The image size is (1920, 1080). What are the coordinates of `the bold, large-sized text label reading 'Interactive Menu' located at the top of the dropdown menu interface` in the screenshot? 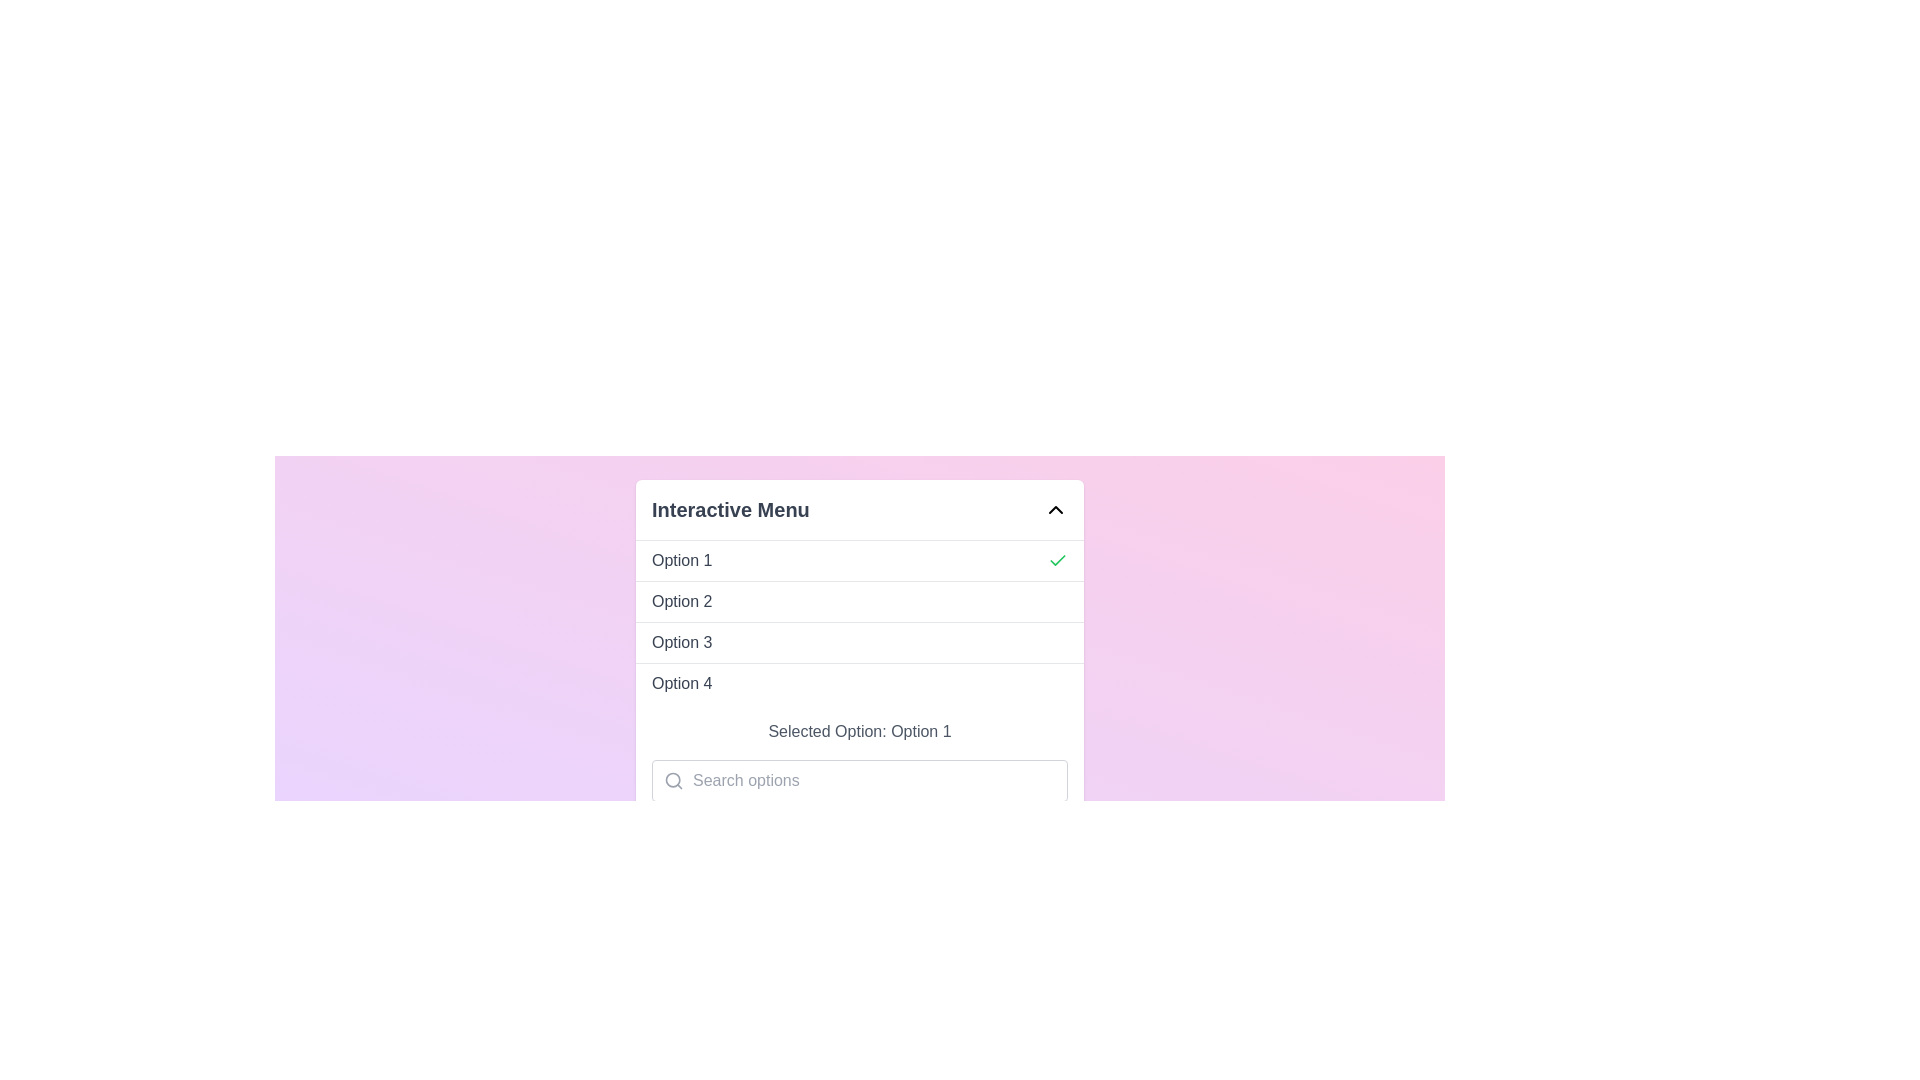 It's located at (729, 508).